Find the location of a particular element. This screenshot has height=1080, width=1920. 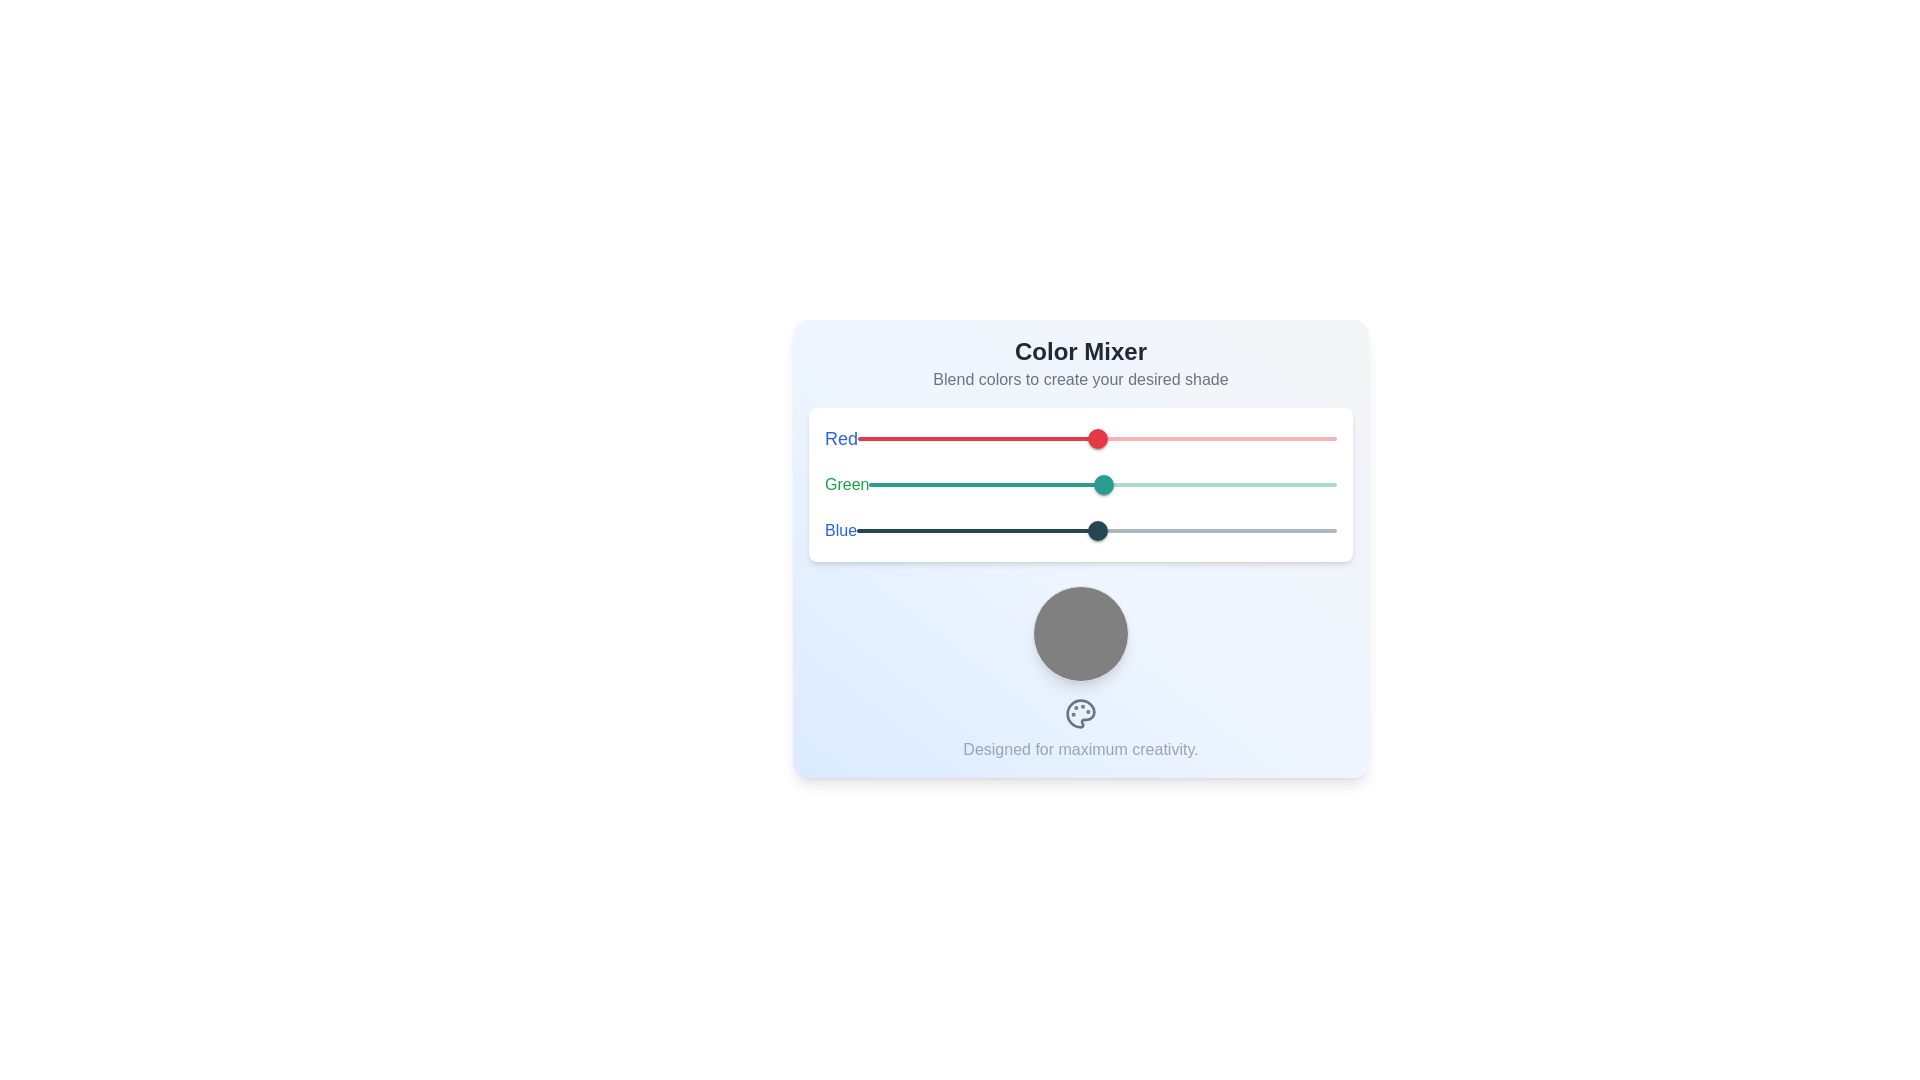

the green slider is located at coordinates (1028, 485).